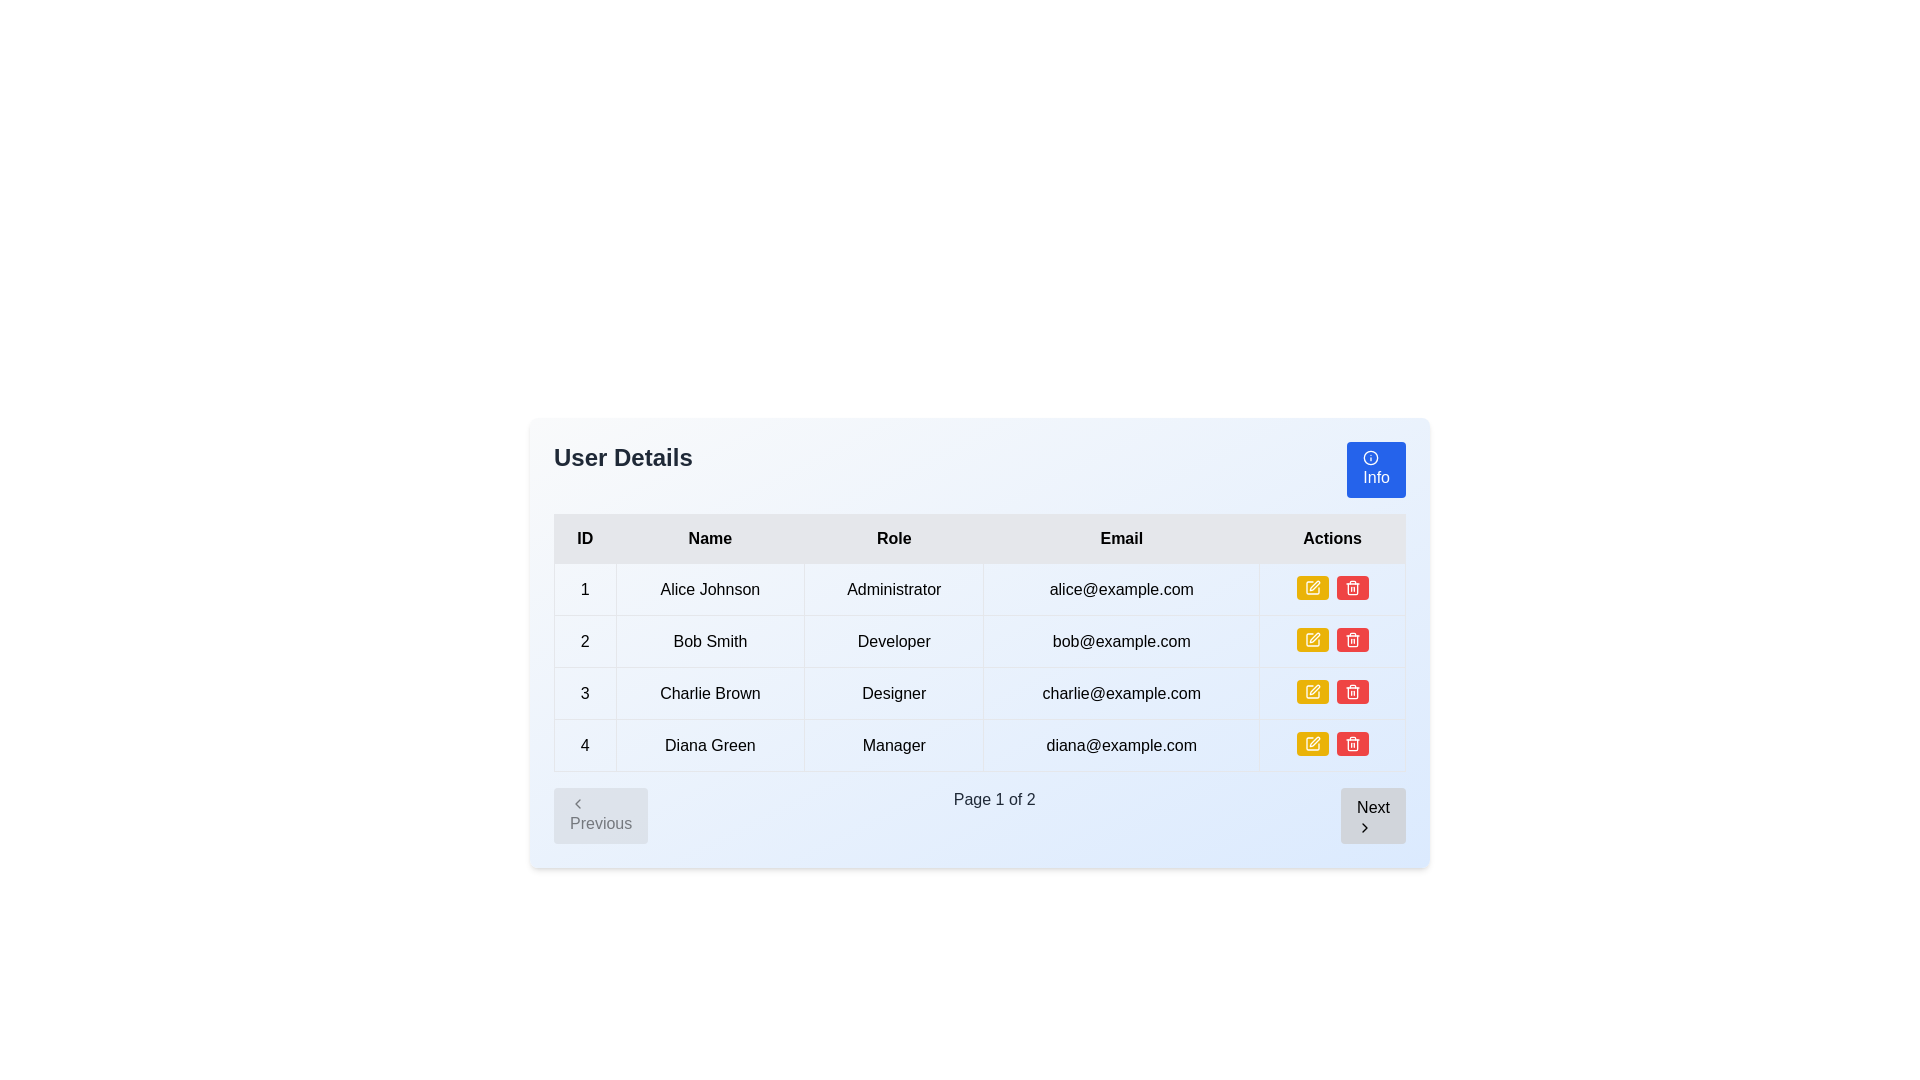 The width and height of the screenshot is (1920, 1080). What do you see at coordinates (710, 641) in the screenshot?
I see `the Text Label displaying the name of the user in the second row of the user details table, which is framed by the ID '2' on the left and 'Developer' on the right` at bounding box center [710, 641].